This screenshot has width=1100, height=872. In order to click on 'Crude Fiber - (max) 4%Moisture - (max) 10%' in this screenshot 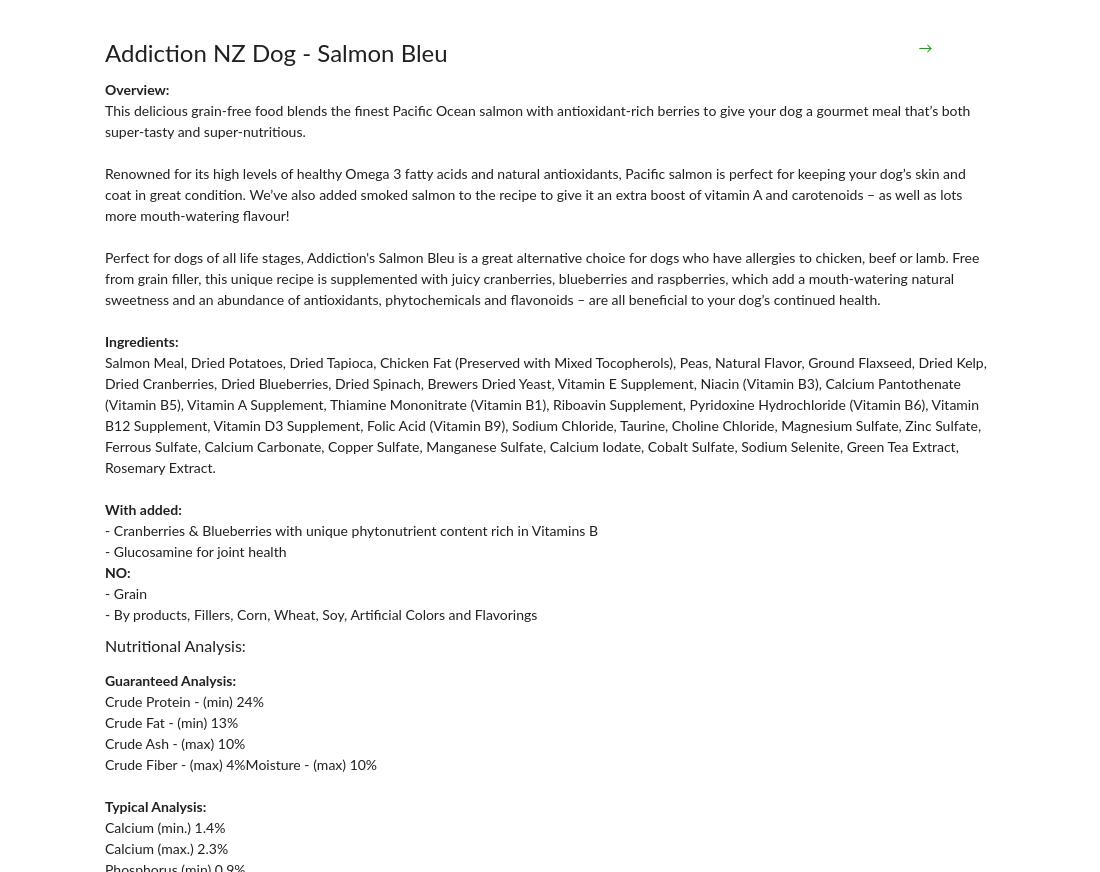, I will do `click(241, 765)`.